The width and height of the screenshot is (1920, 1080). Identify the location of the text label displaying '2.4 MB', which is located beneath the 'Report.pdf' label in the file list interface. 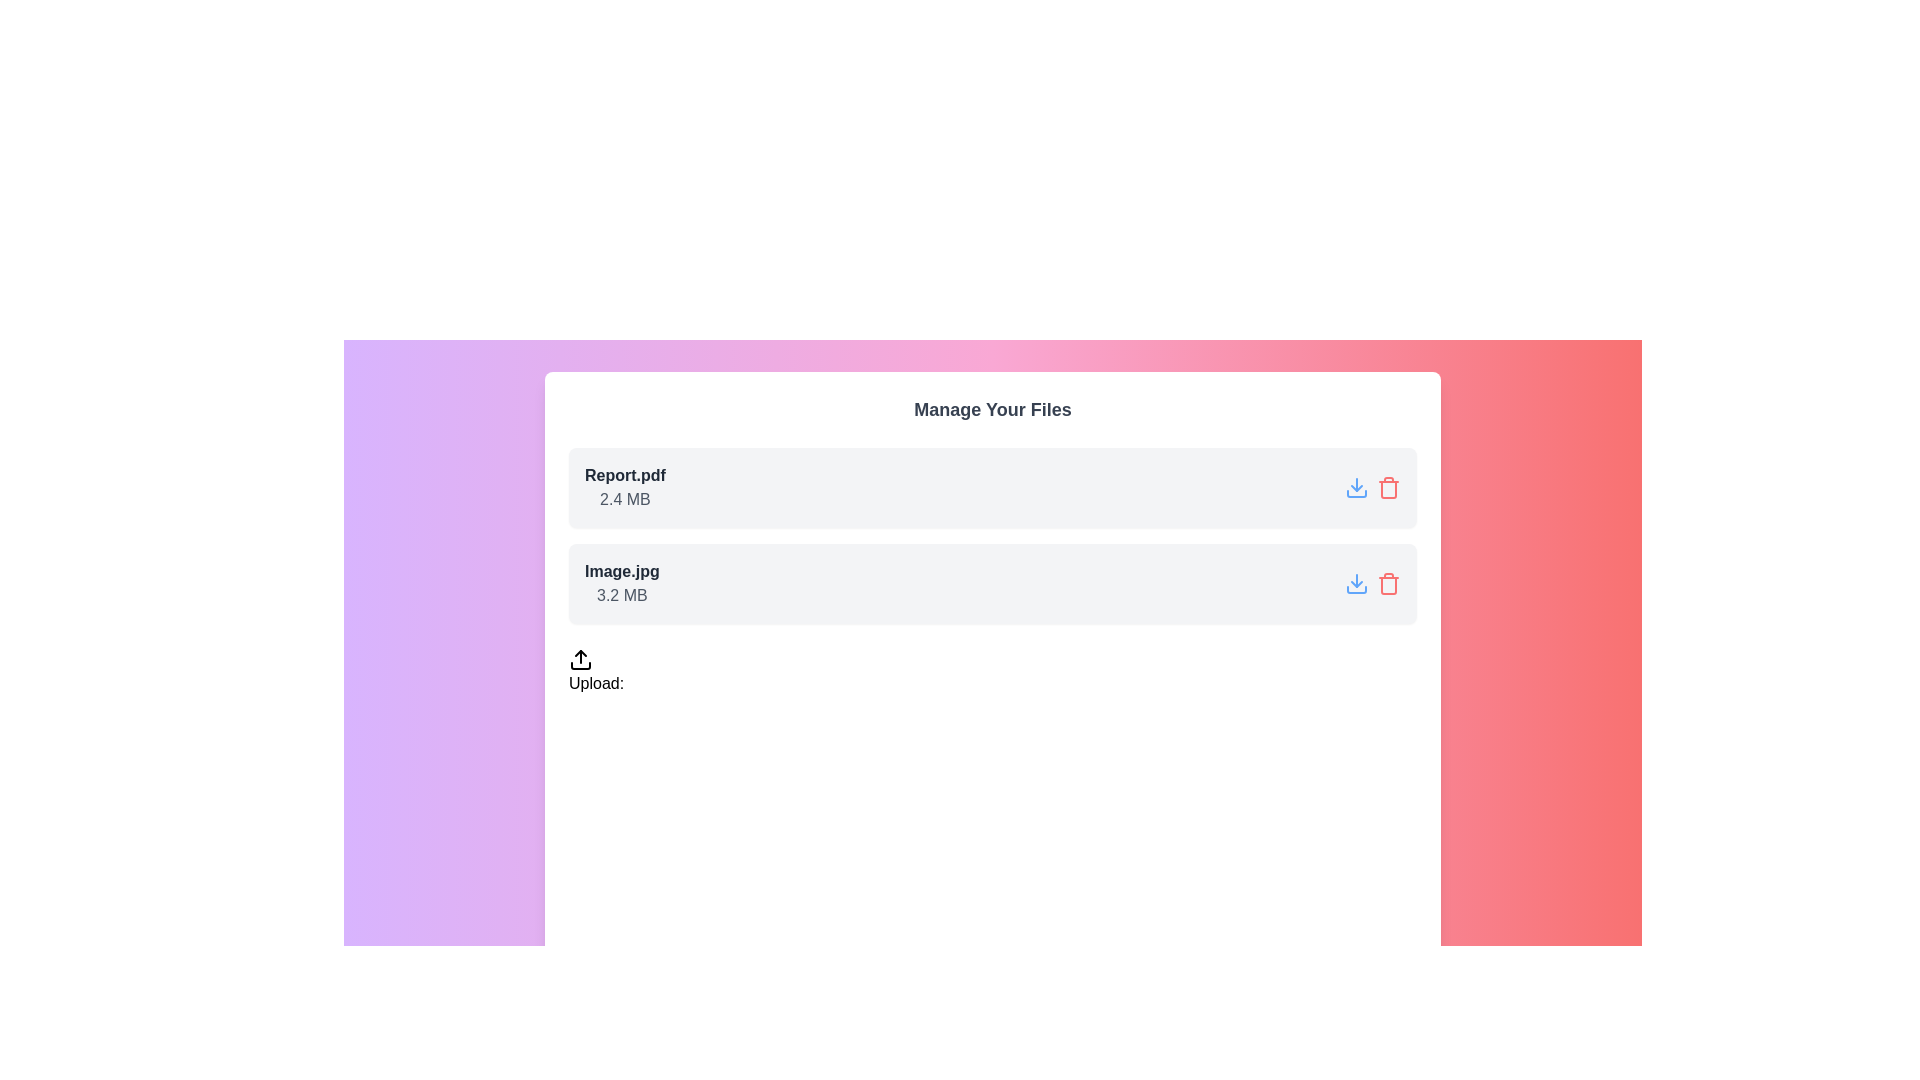
(624, 499).